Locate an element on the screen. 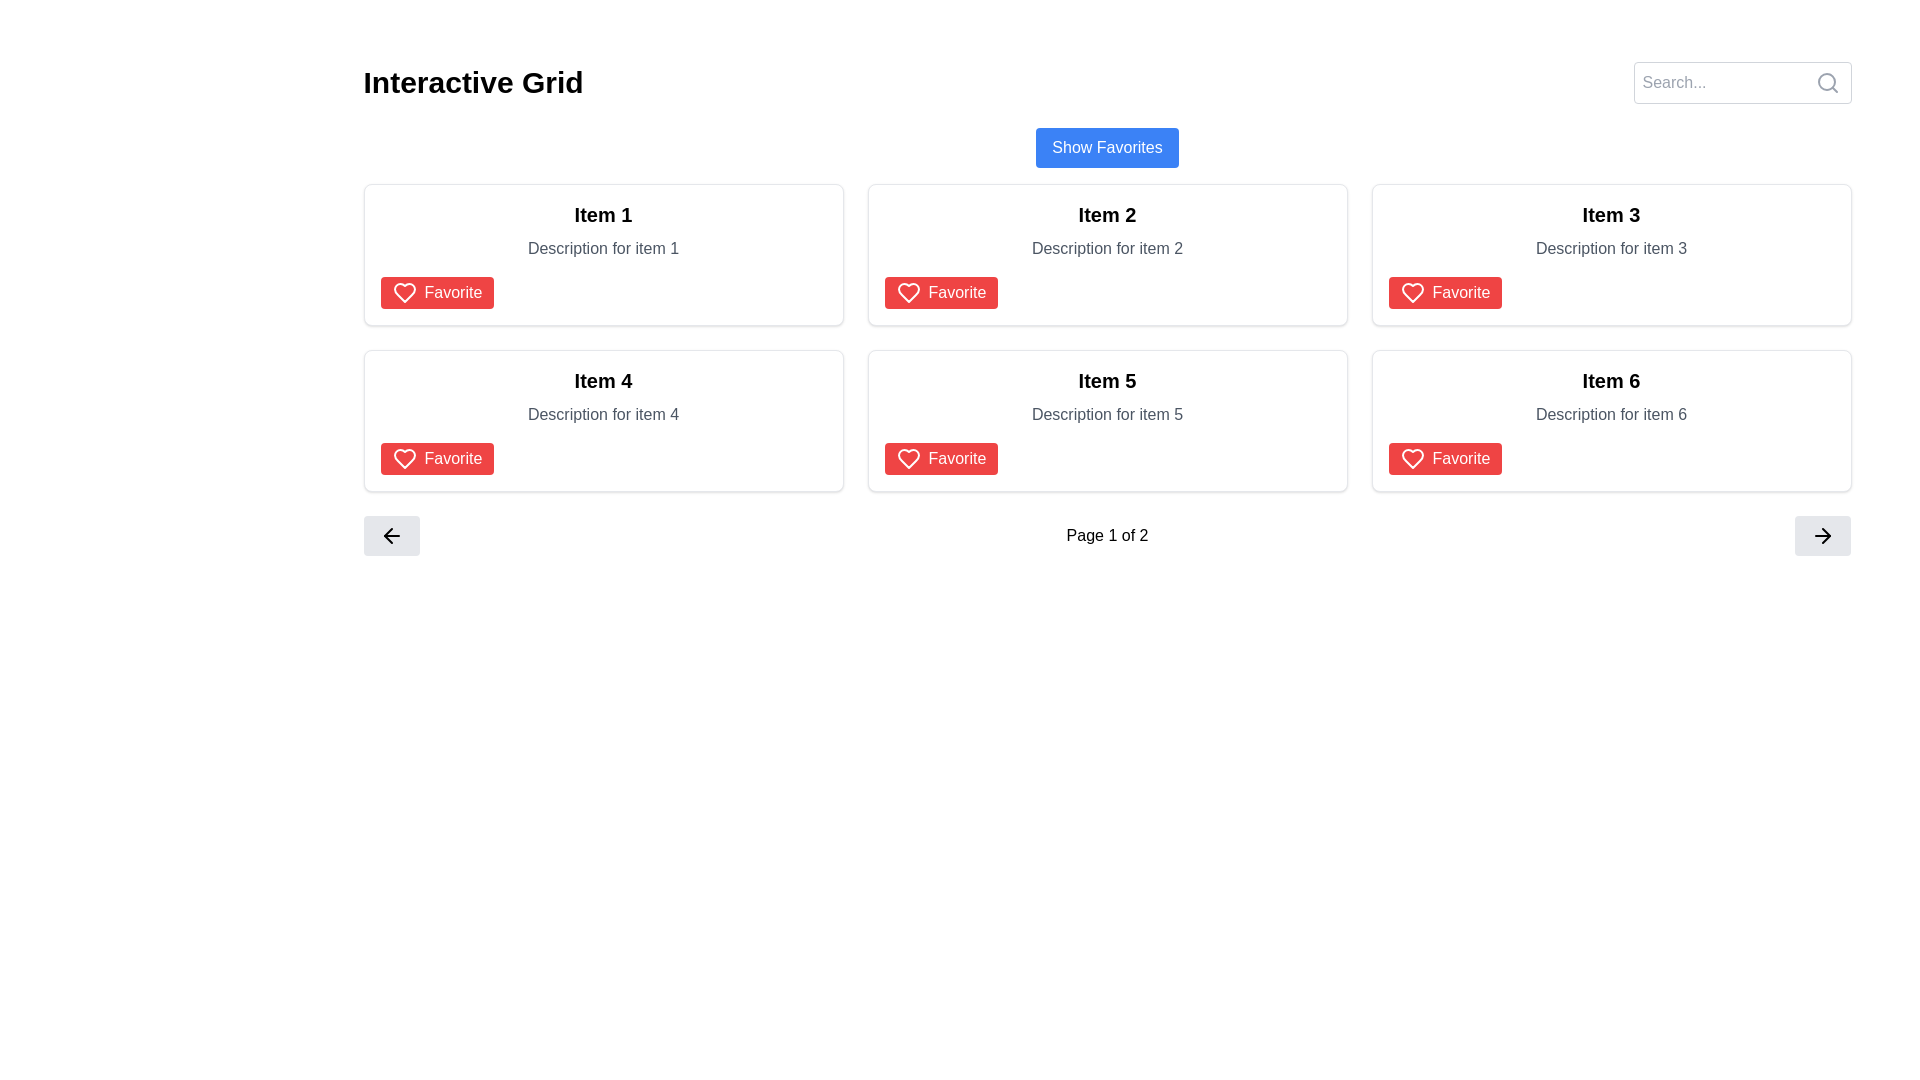 This screenshot has height=1080, width=1920. the Heart-shaped icon located near the bottom-left corner of the card for 'Item 6' in the second row of the grid layout, adjacent to the label 'Favorite.' is located at coordinates (1411, 459).